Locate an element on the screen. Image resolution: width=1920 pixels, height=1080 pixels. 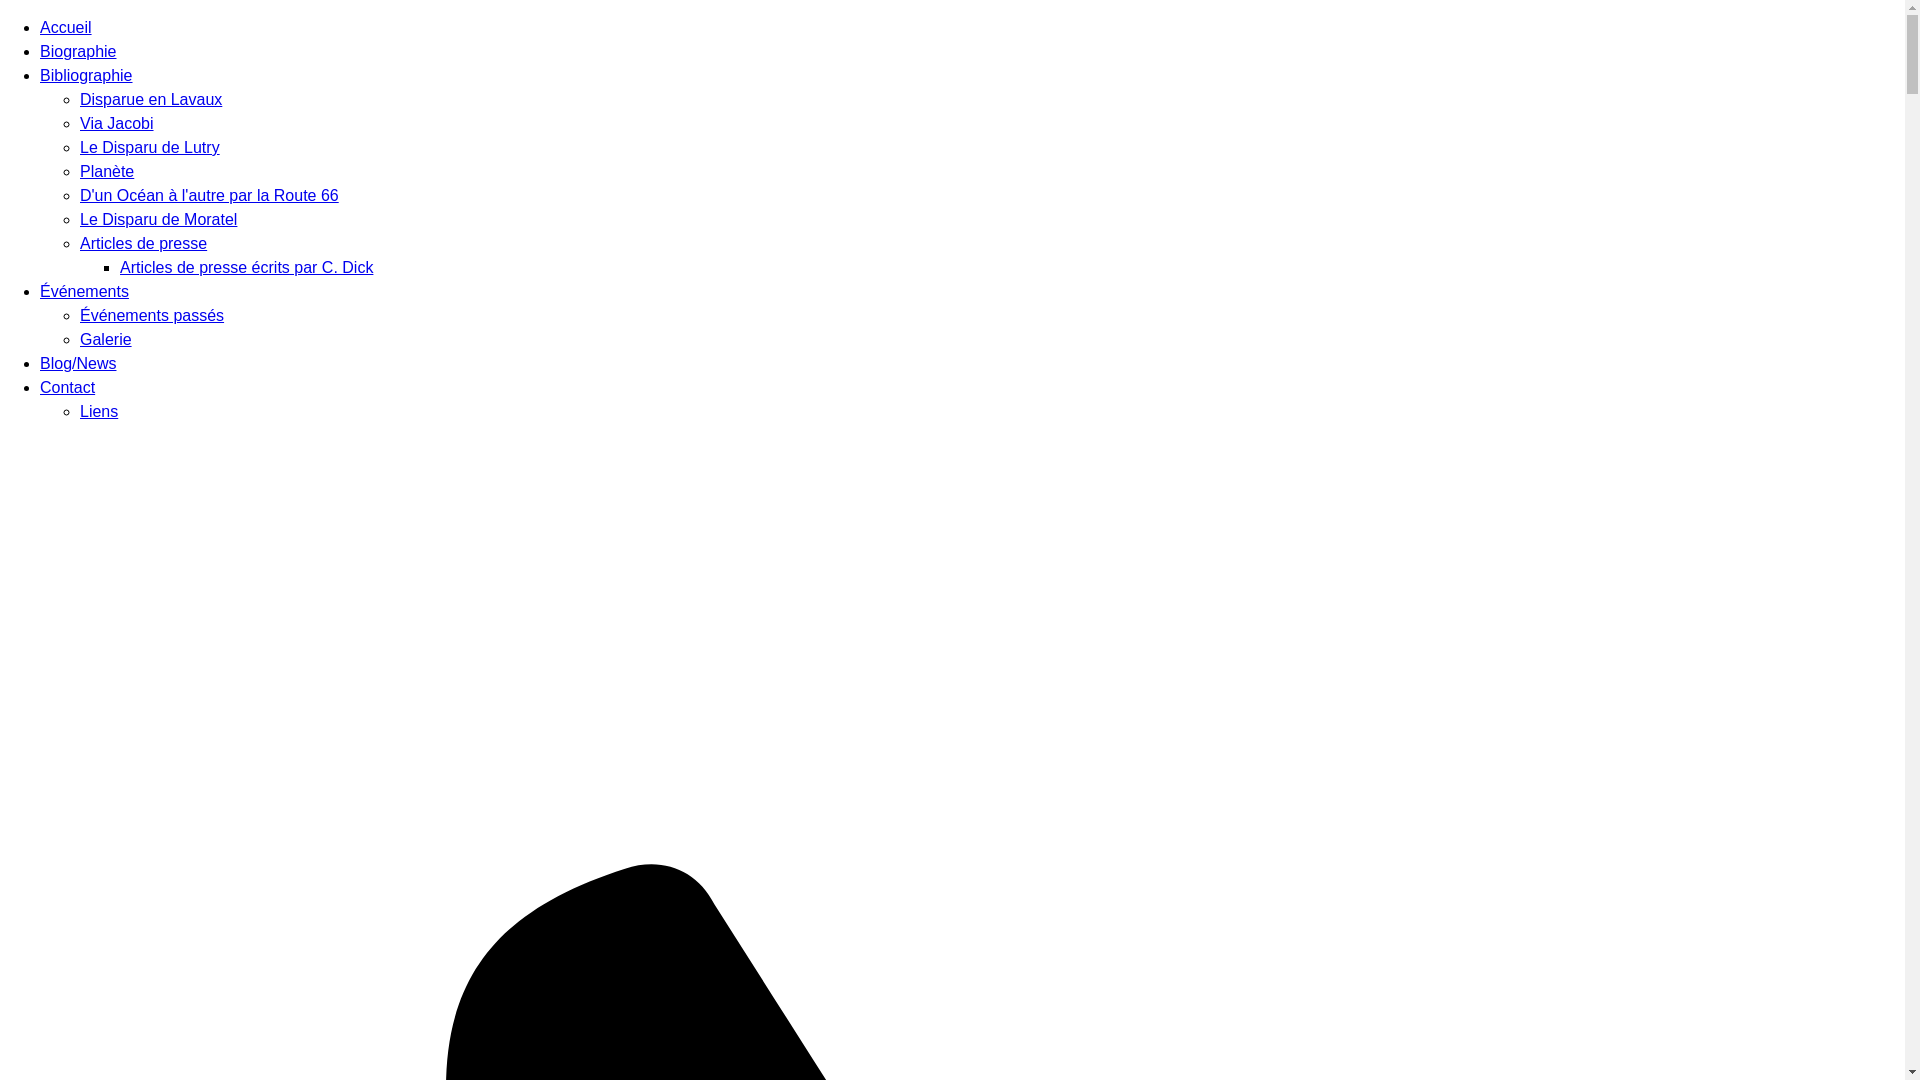
'Blog/News' is located at coordinates (39, 363).